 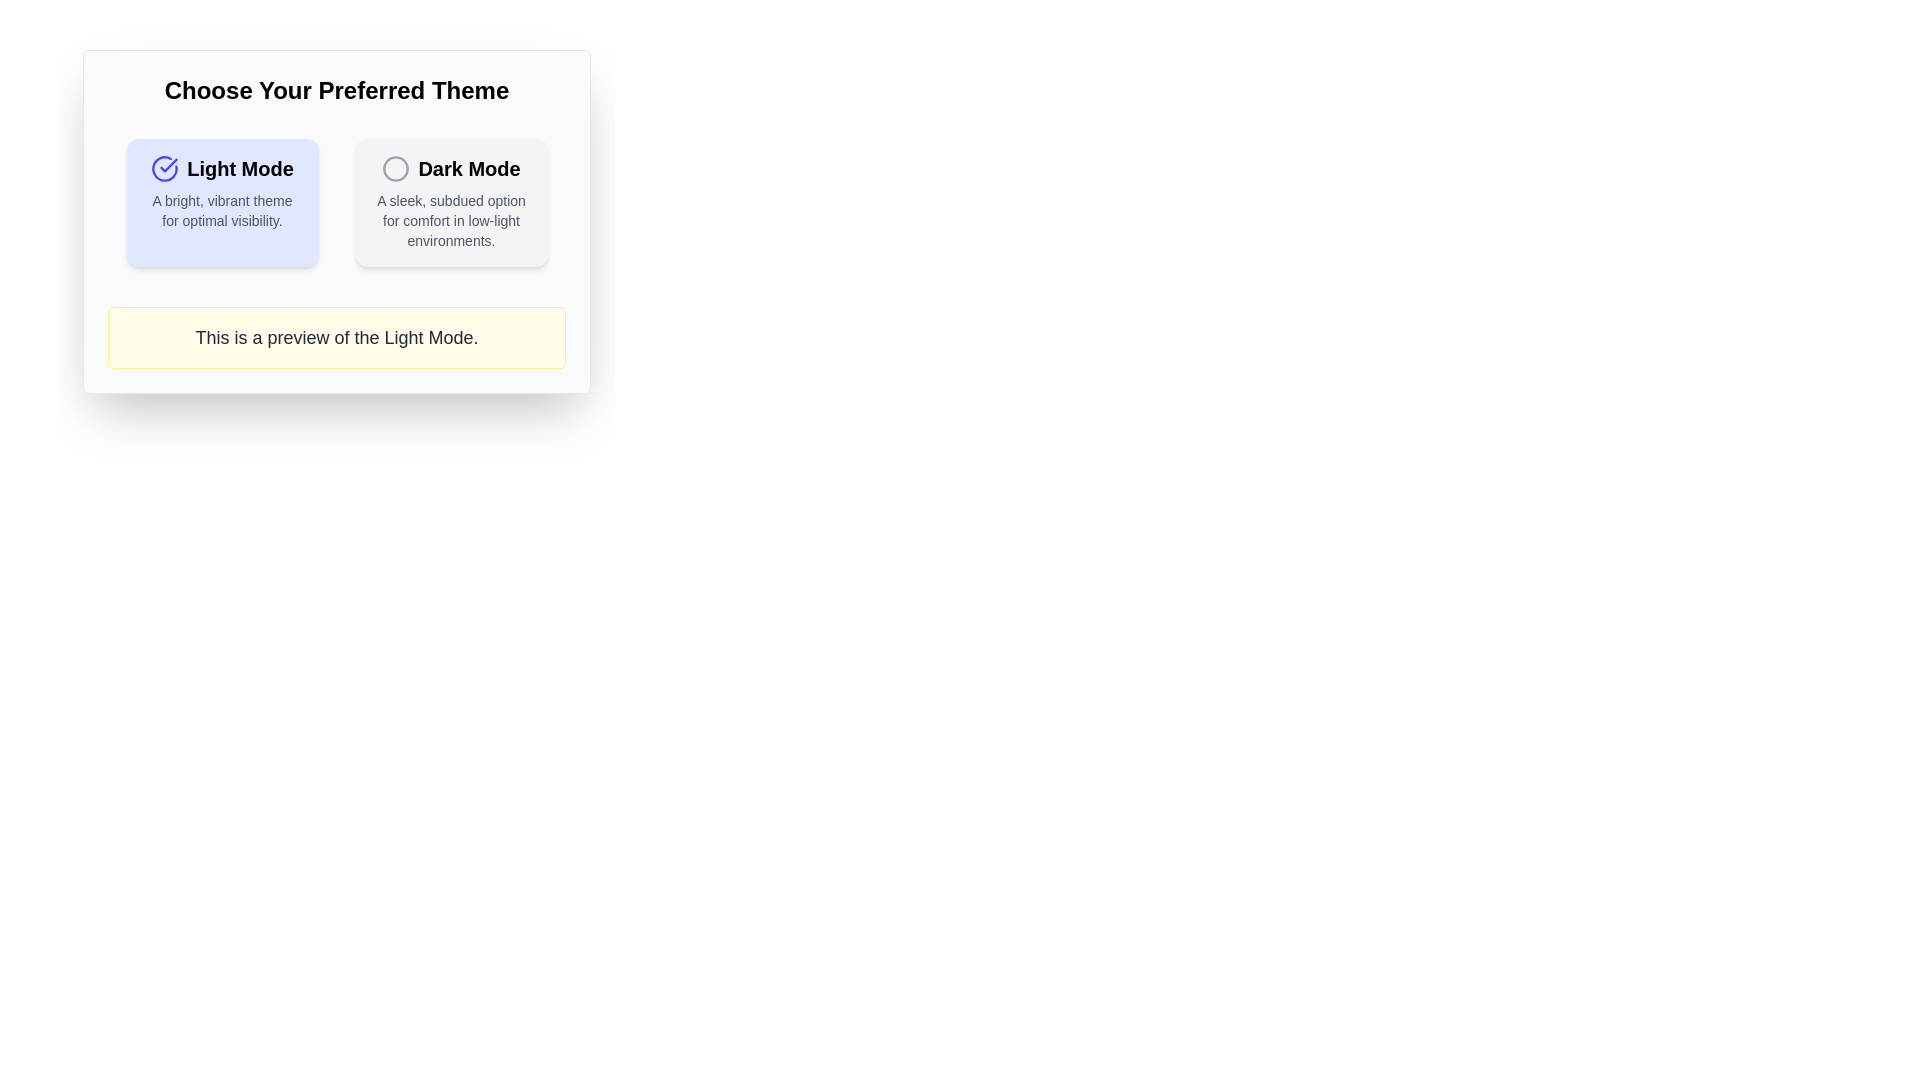 I want to click on the 'Light Mode' icon, so click(x=165, y=168).